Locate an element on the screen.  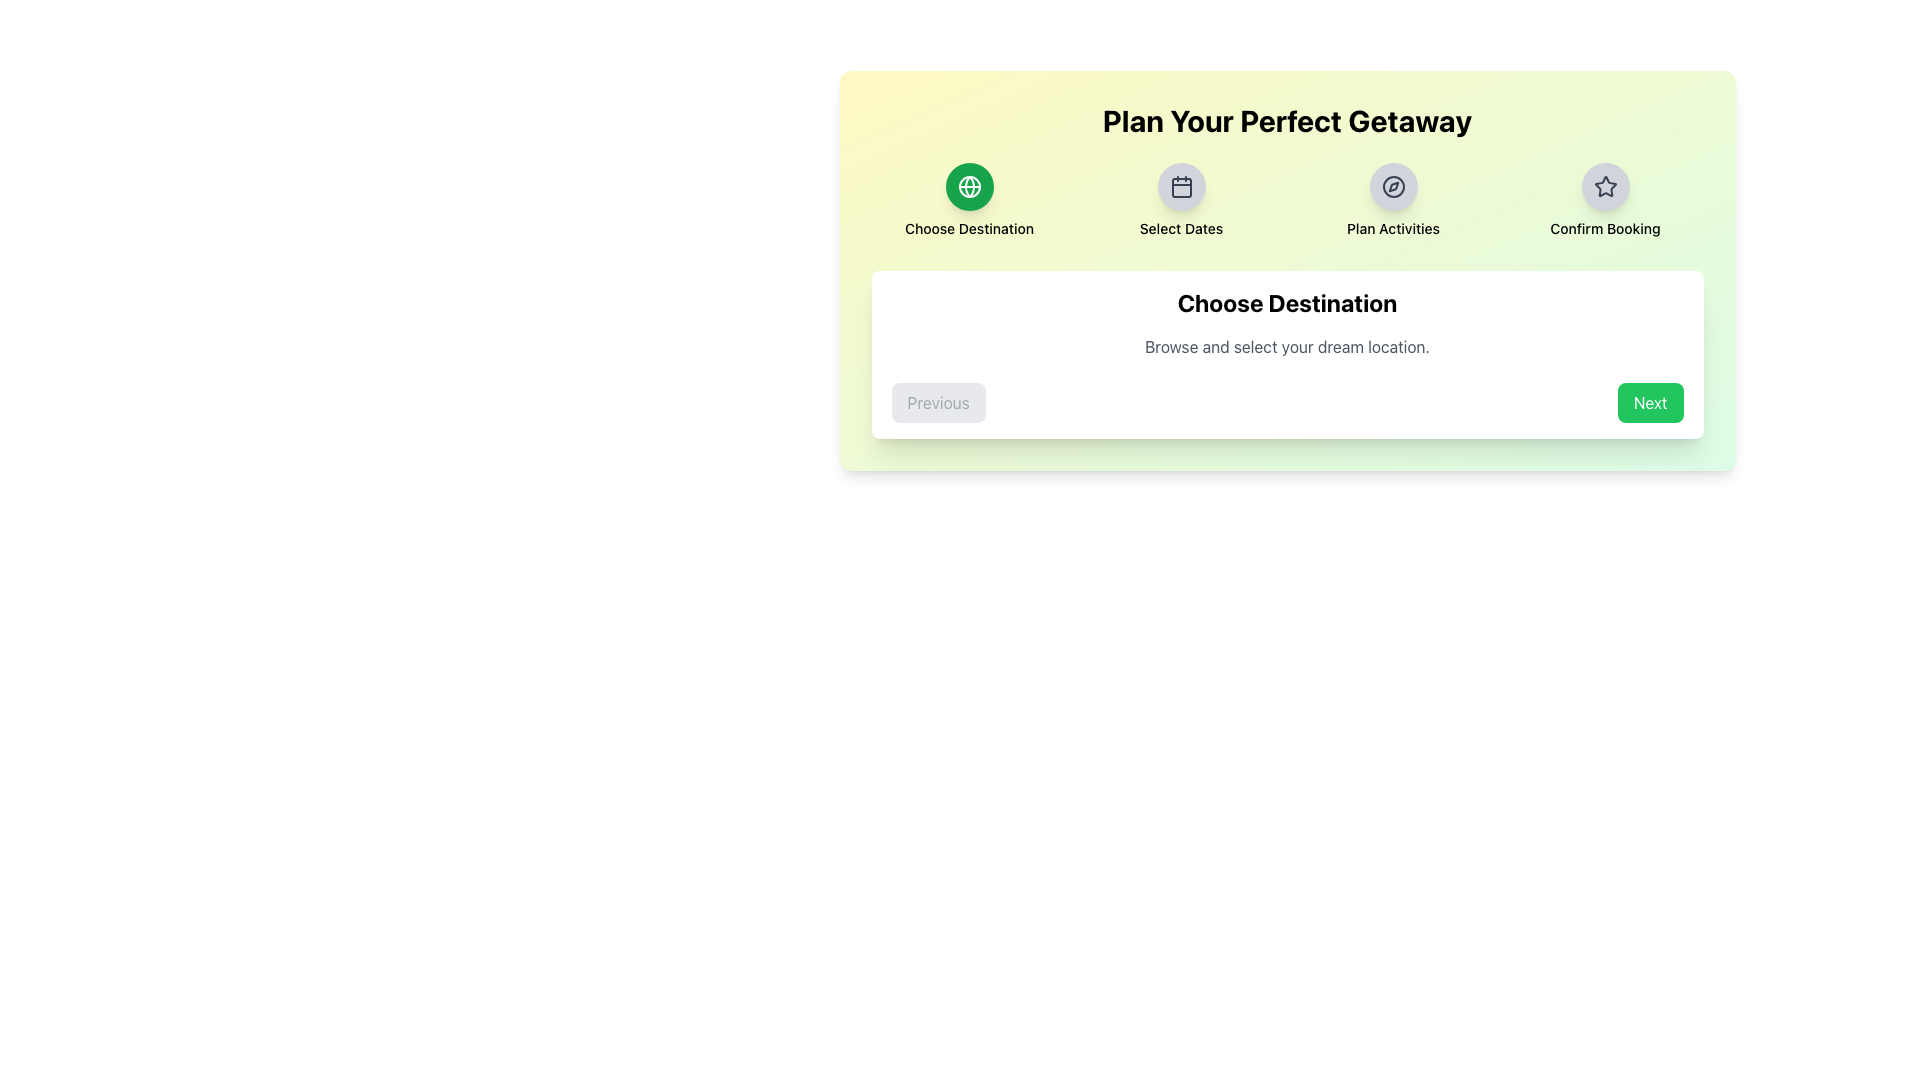
the static text element that provides instructions about the action to perform, located below the heading 'Choose Destination' and above the navigation buttons is located at coordinates (1287, 346).